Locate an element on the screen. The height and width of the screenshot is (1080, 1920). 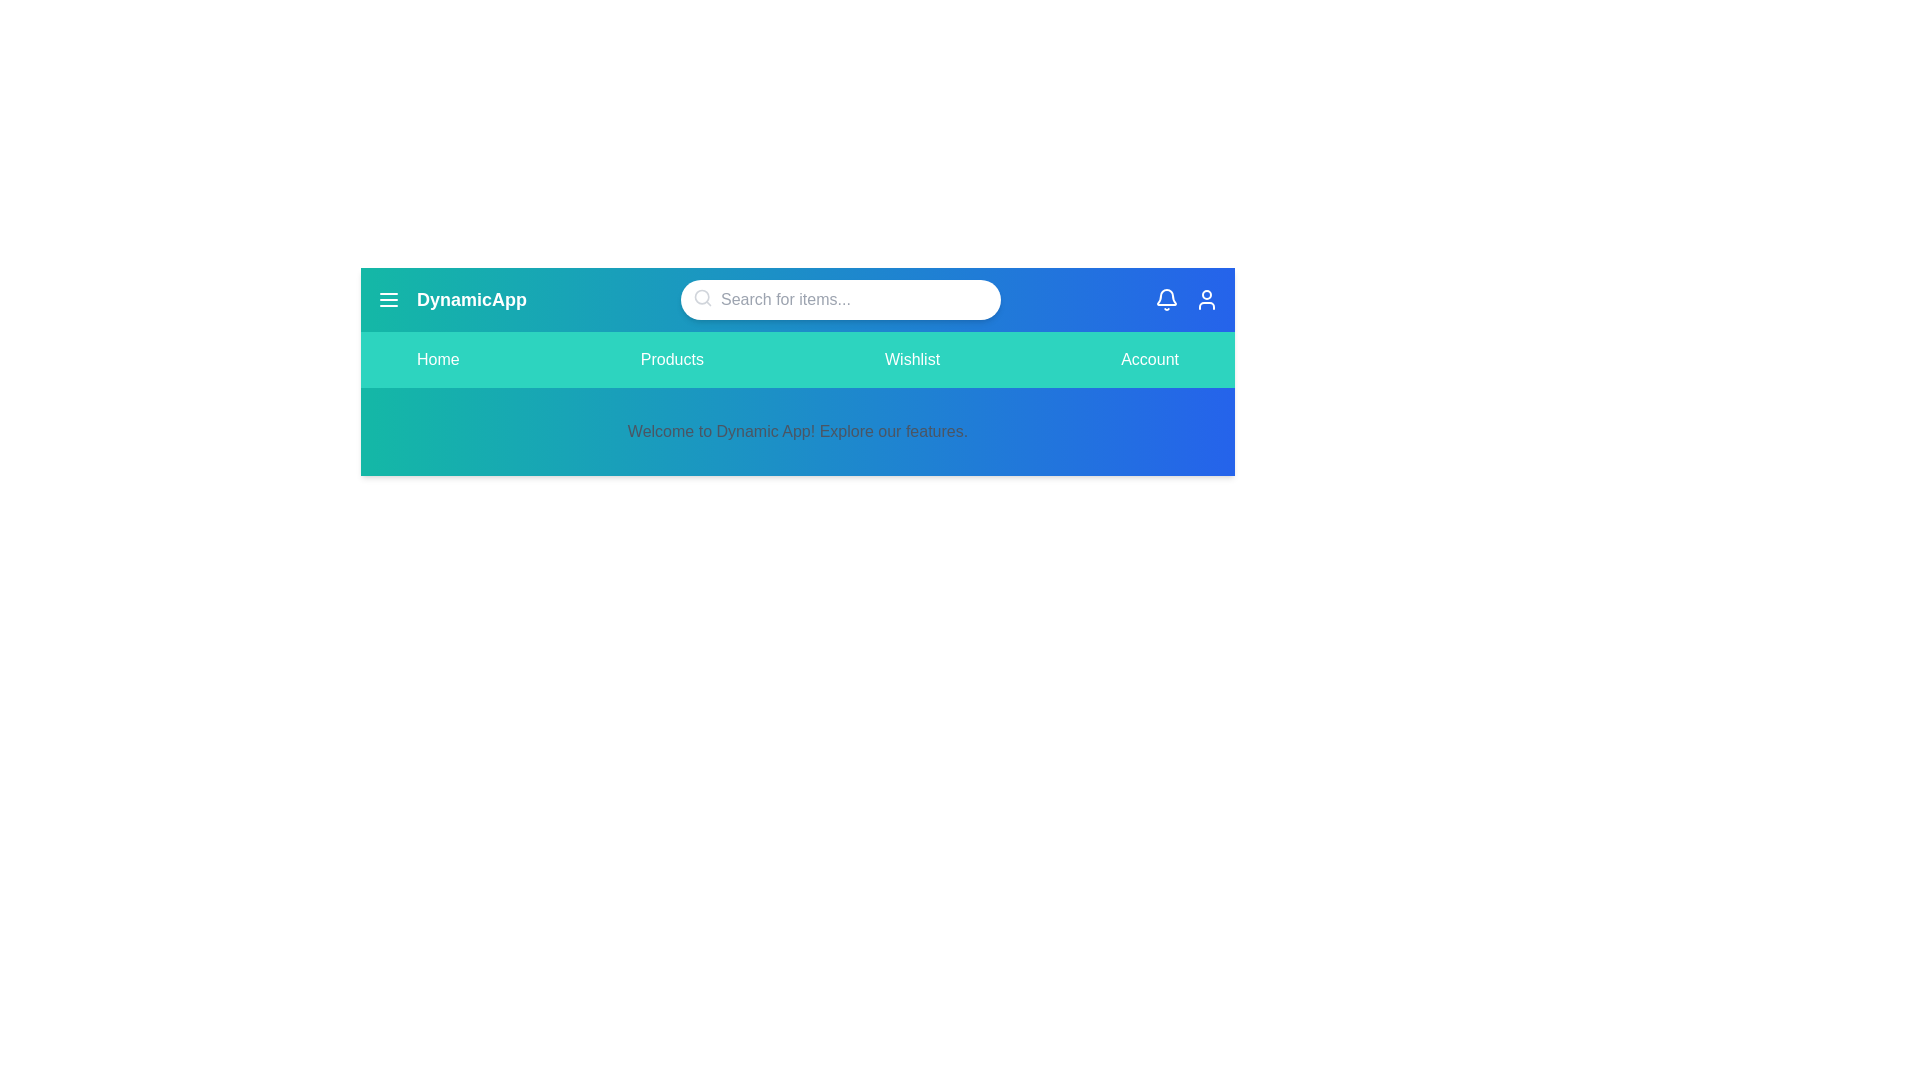
the navigation tab Wishlist to trigger interaction feedback is located at coordinates (911, 358).